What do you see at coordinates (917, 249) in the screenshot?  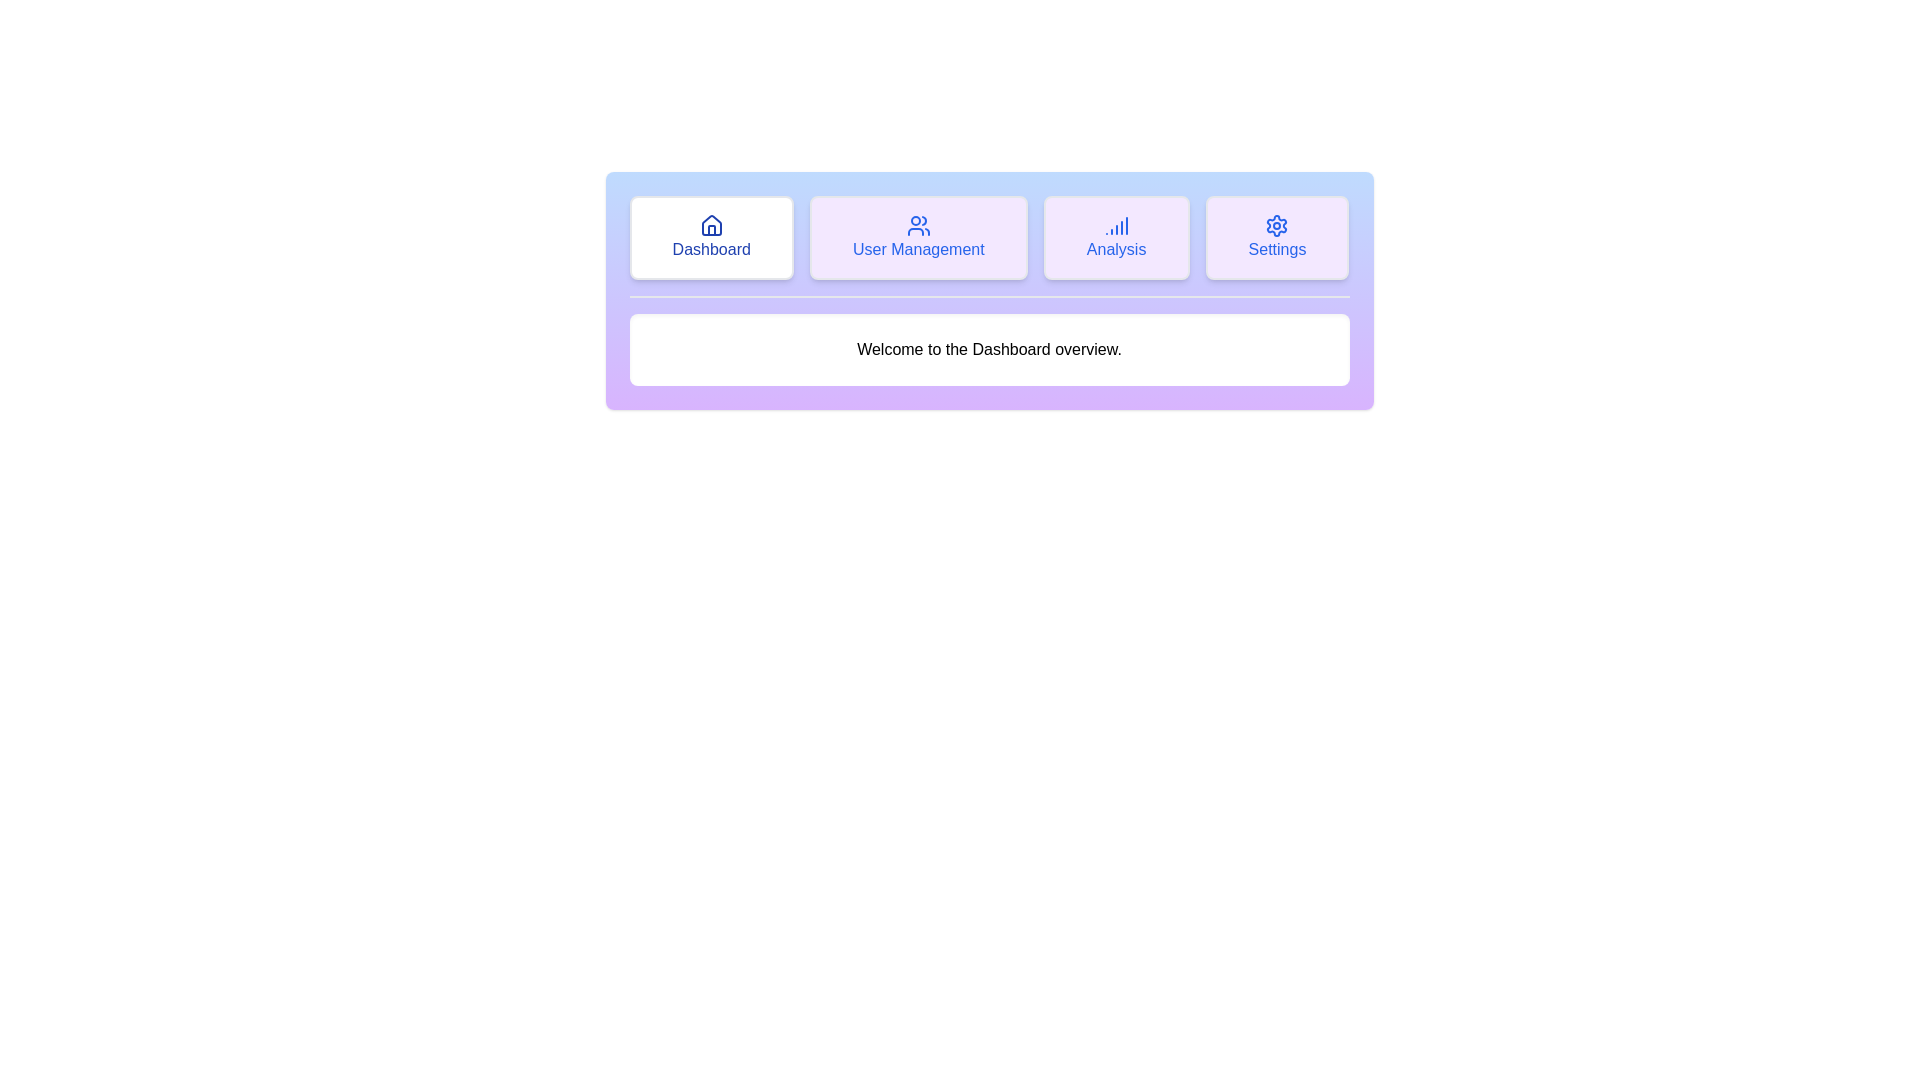 I see `the 'User Management' label, which is a blue text label displayed in a sans-serif font within a lavender background in the navigation bar` at bounding box center [917, 249].